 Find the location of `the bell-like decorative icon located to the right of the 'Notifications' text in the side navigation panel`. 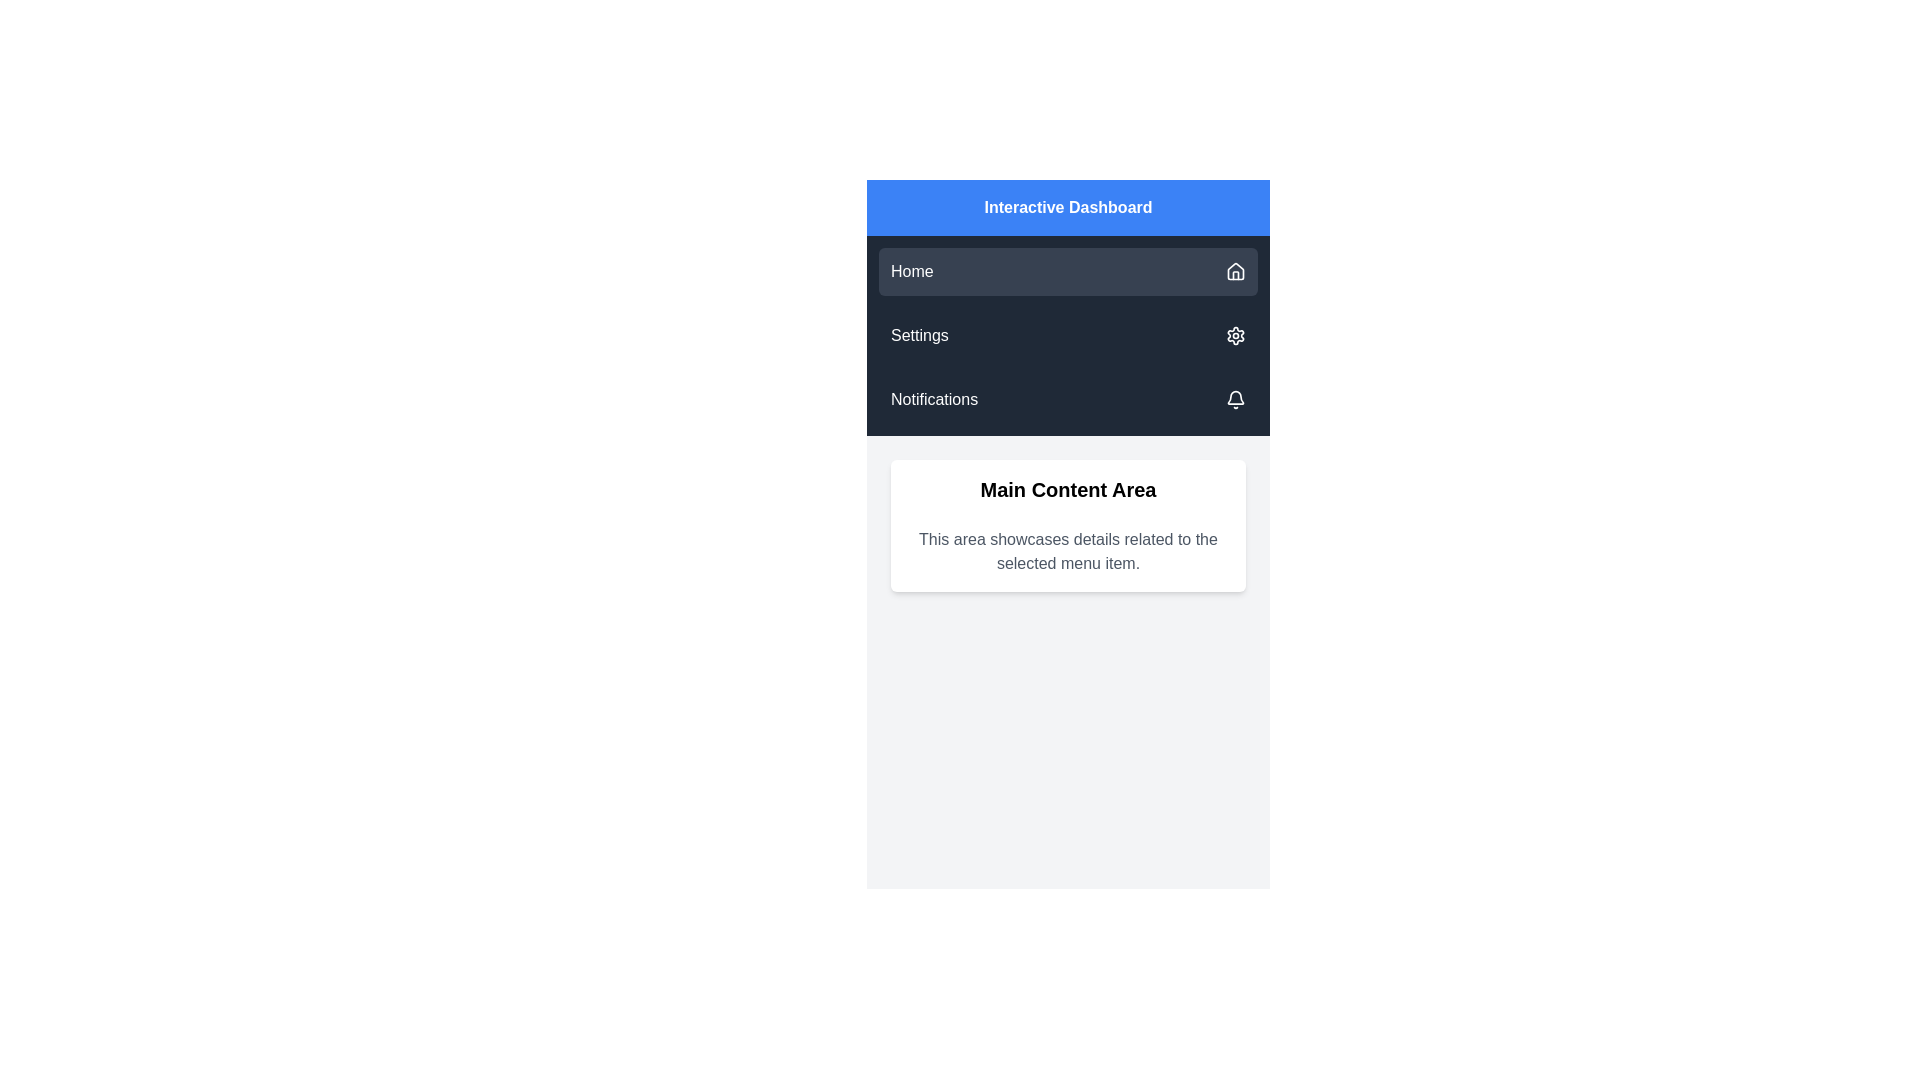

the bell-like decorative icon located to the right of the 'Notifications' text in the side navigation panel is located at coordinates (1235, 397).